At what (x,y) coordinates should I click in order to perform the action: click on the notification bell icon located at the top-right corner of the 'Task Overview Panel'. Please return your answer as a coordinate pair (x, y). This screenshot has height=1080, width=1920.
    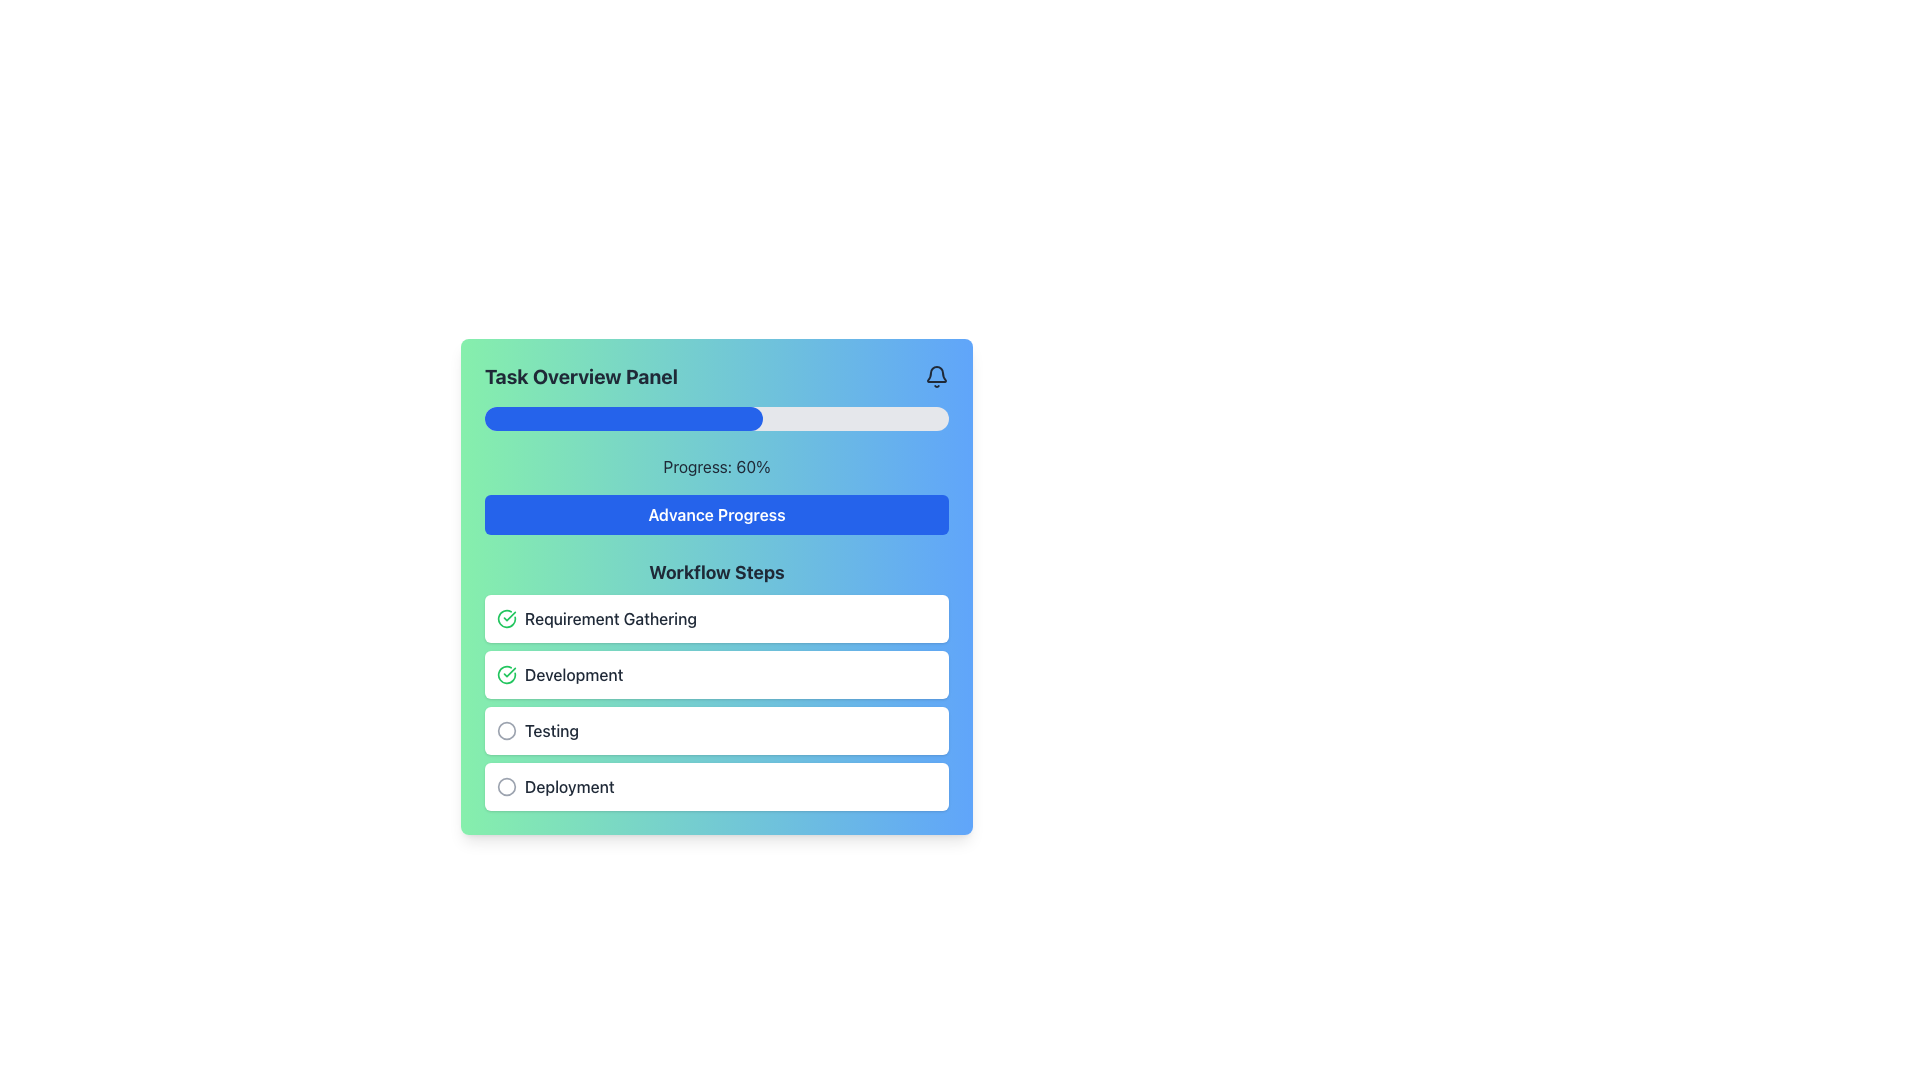
    Looking at the image, I should click on (935, 377).